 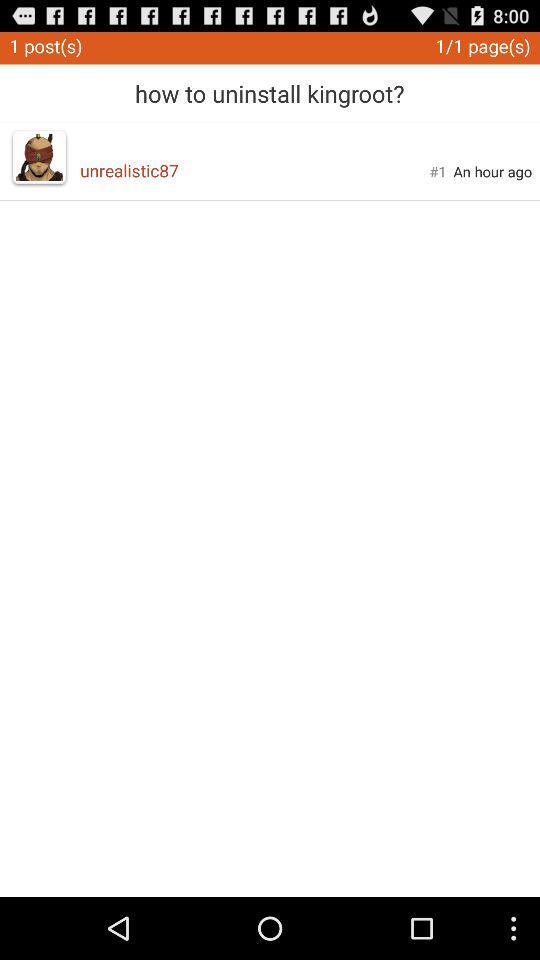 What do you see at coordinates (491, 170) in the screenshot?
I see `an hour ago item` at bounding box center [491, 170].